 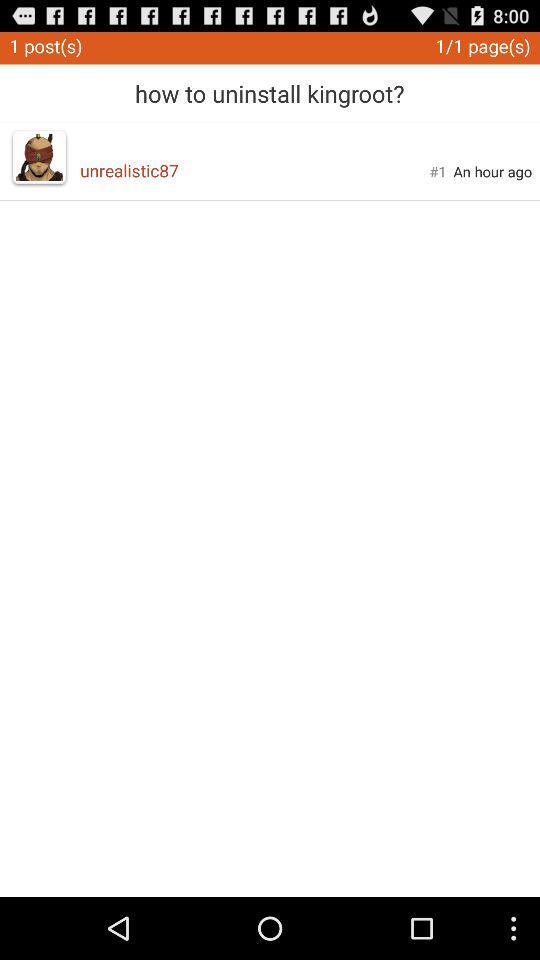 What do you see at coordinates (491, 170) in the screenshot?
I see `an hour ago item` at bounding box center [491, 170].